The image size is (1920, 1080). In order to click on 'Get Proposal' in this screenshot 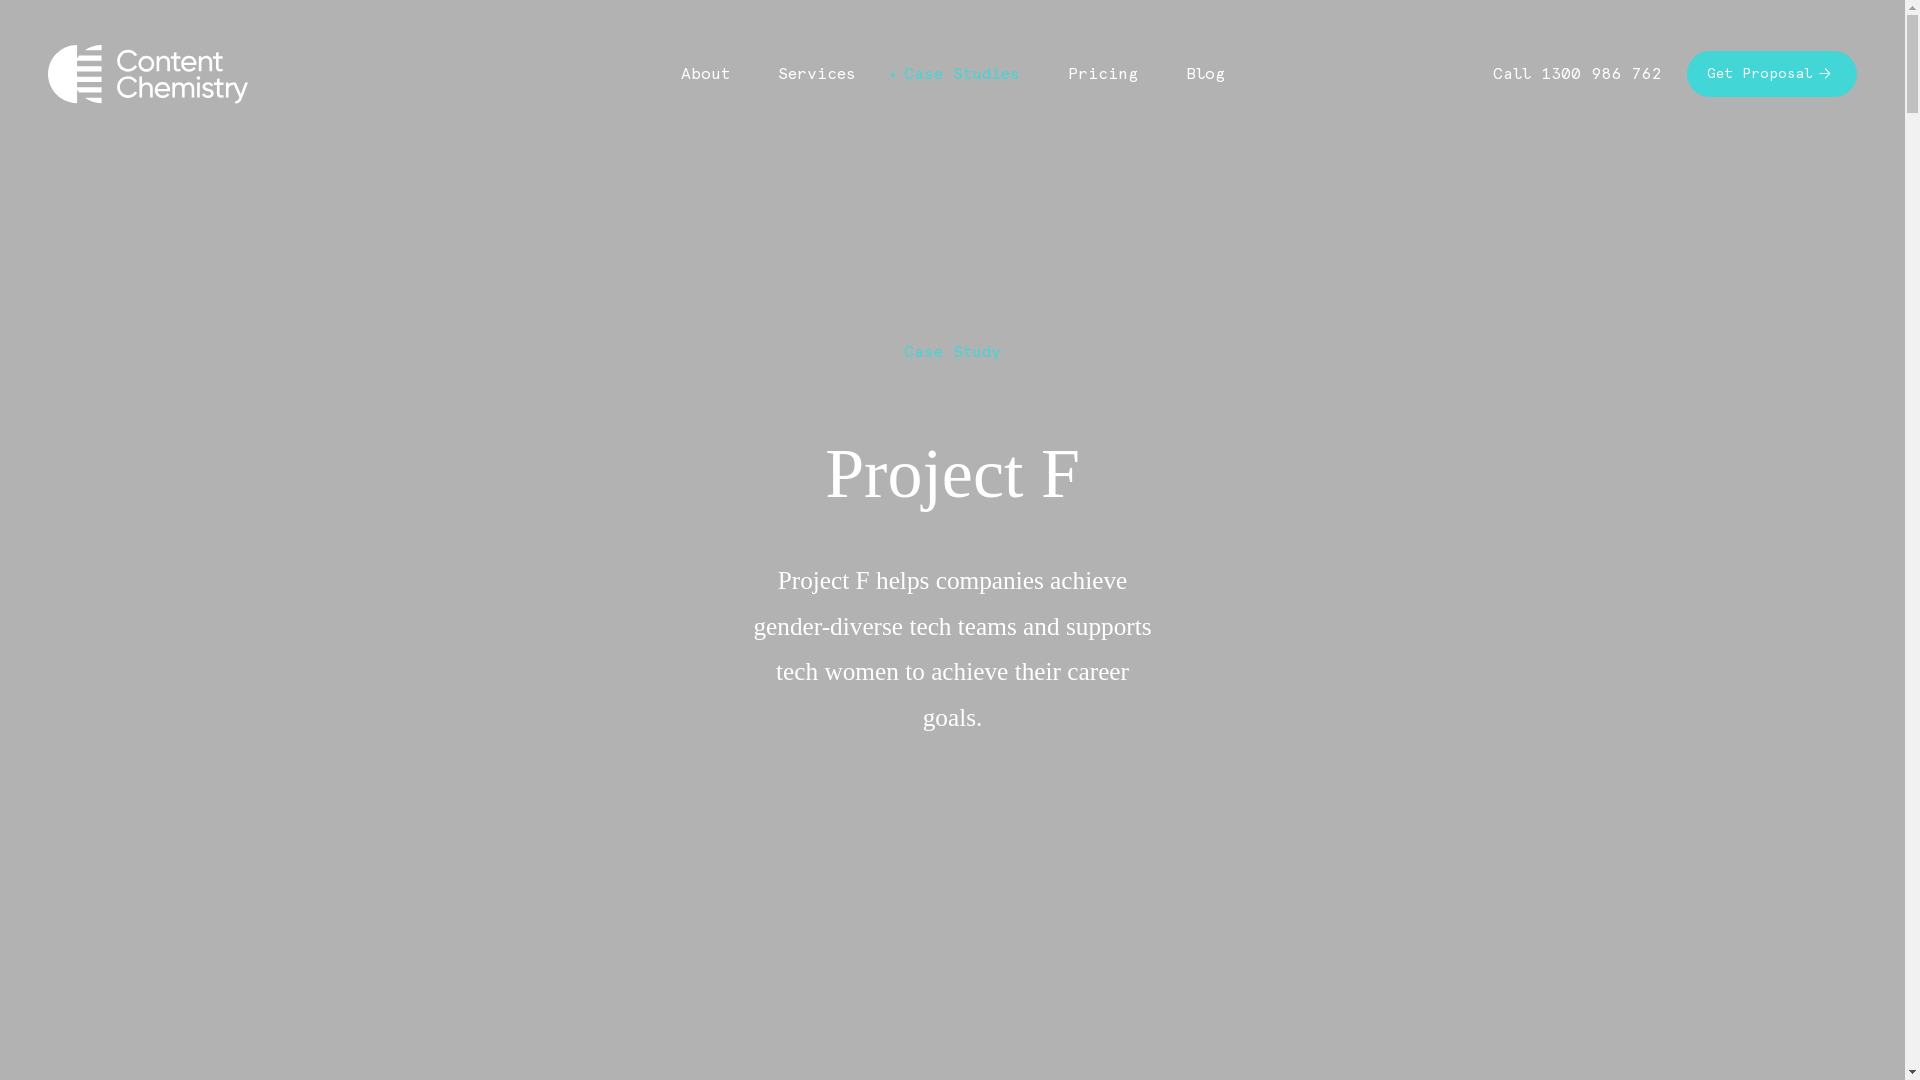, I will do `click(1771, 72)`.